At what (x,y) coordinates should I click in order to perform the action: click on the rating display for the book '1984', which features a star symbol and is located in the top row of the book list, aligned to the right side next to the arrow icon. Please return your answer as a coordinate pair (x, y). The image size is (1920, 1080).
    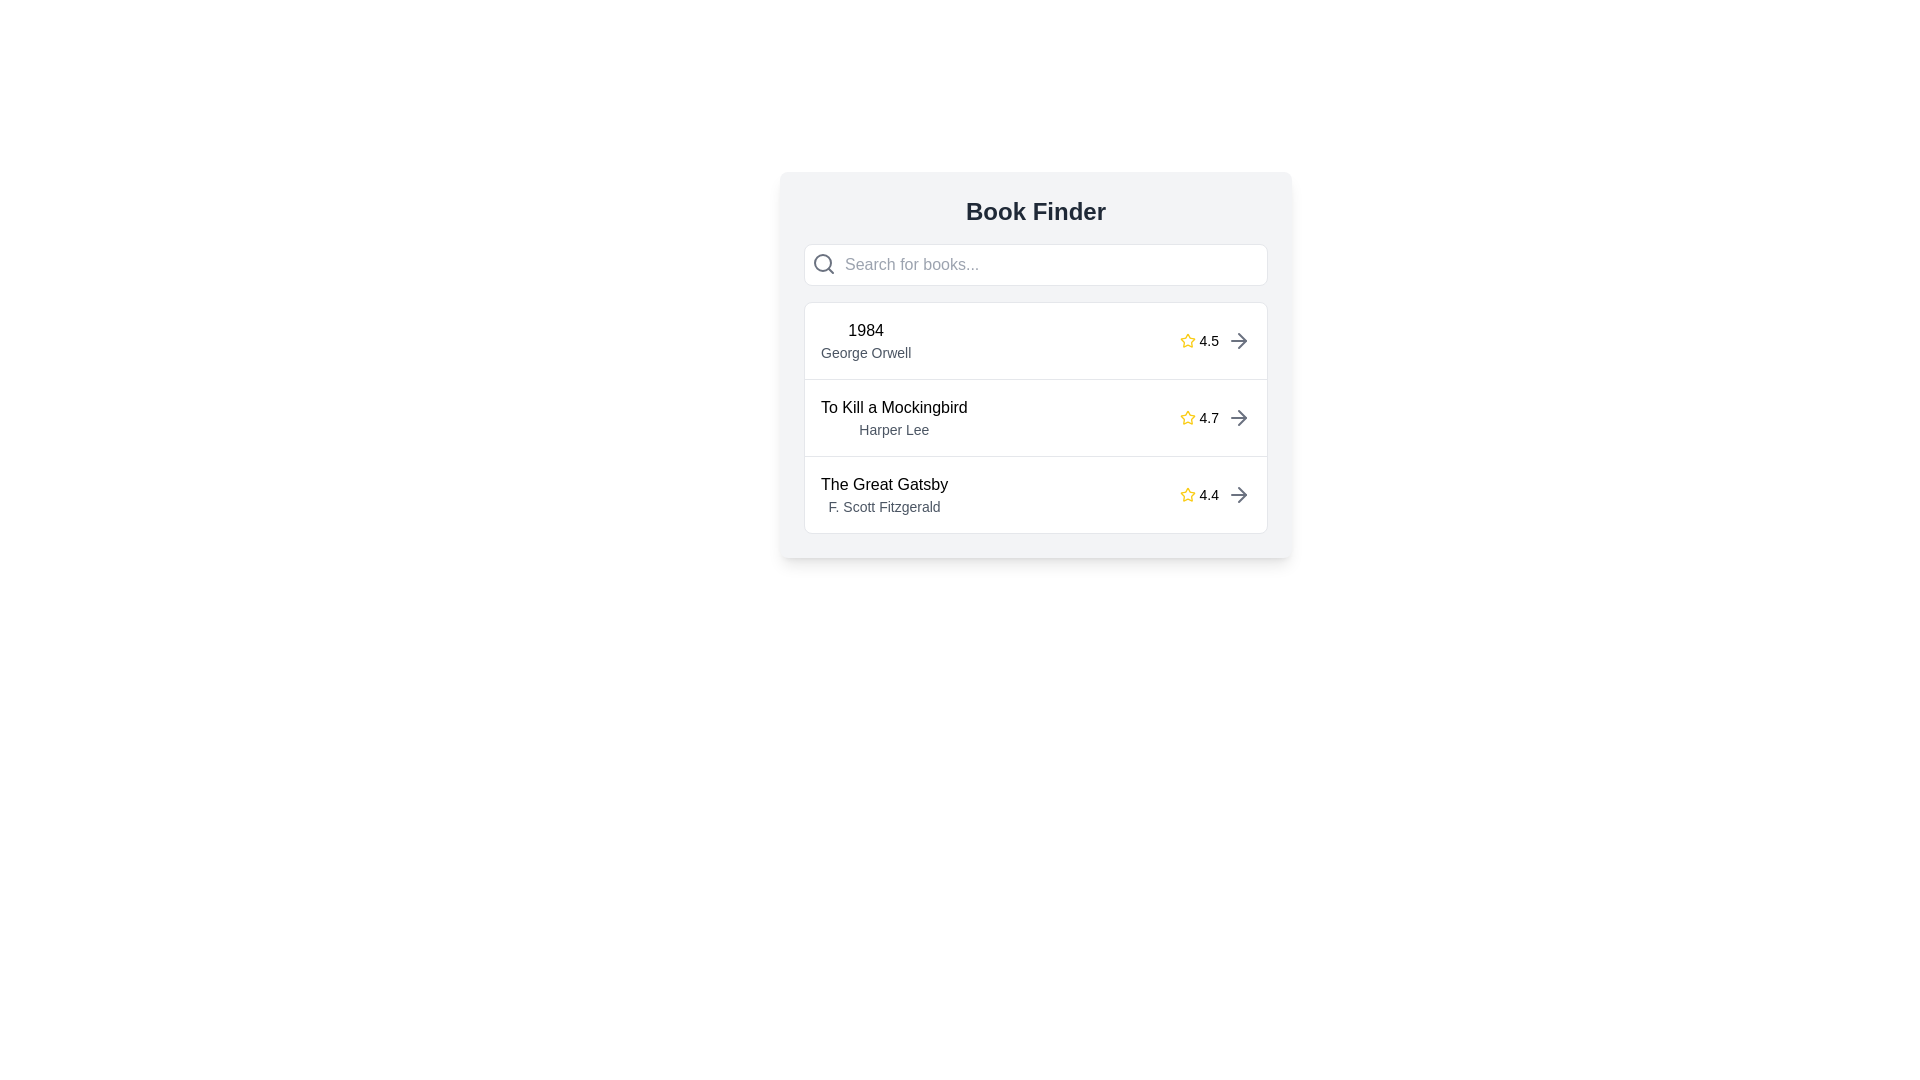
    Looking at the image, I should click on (1199, 339).